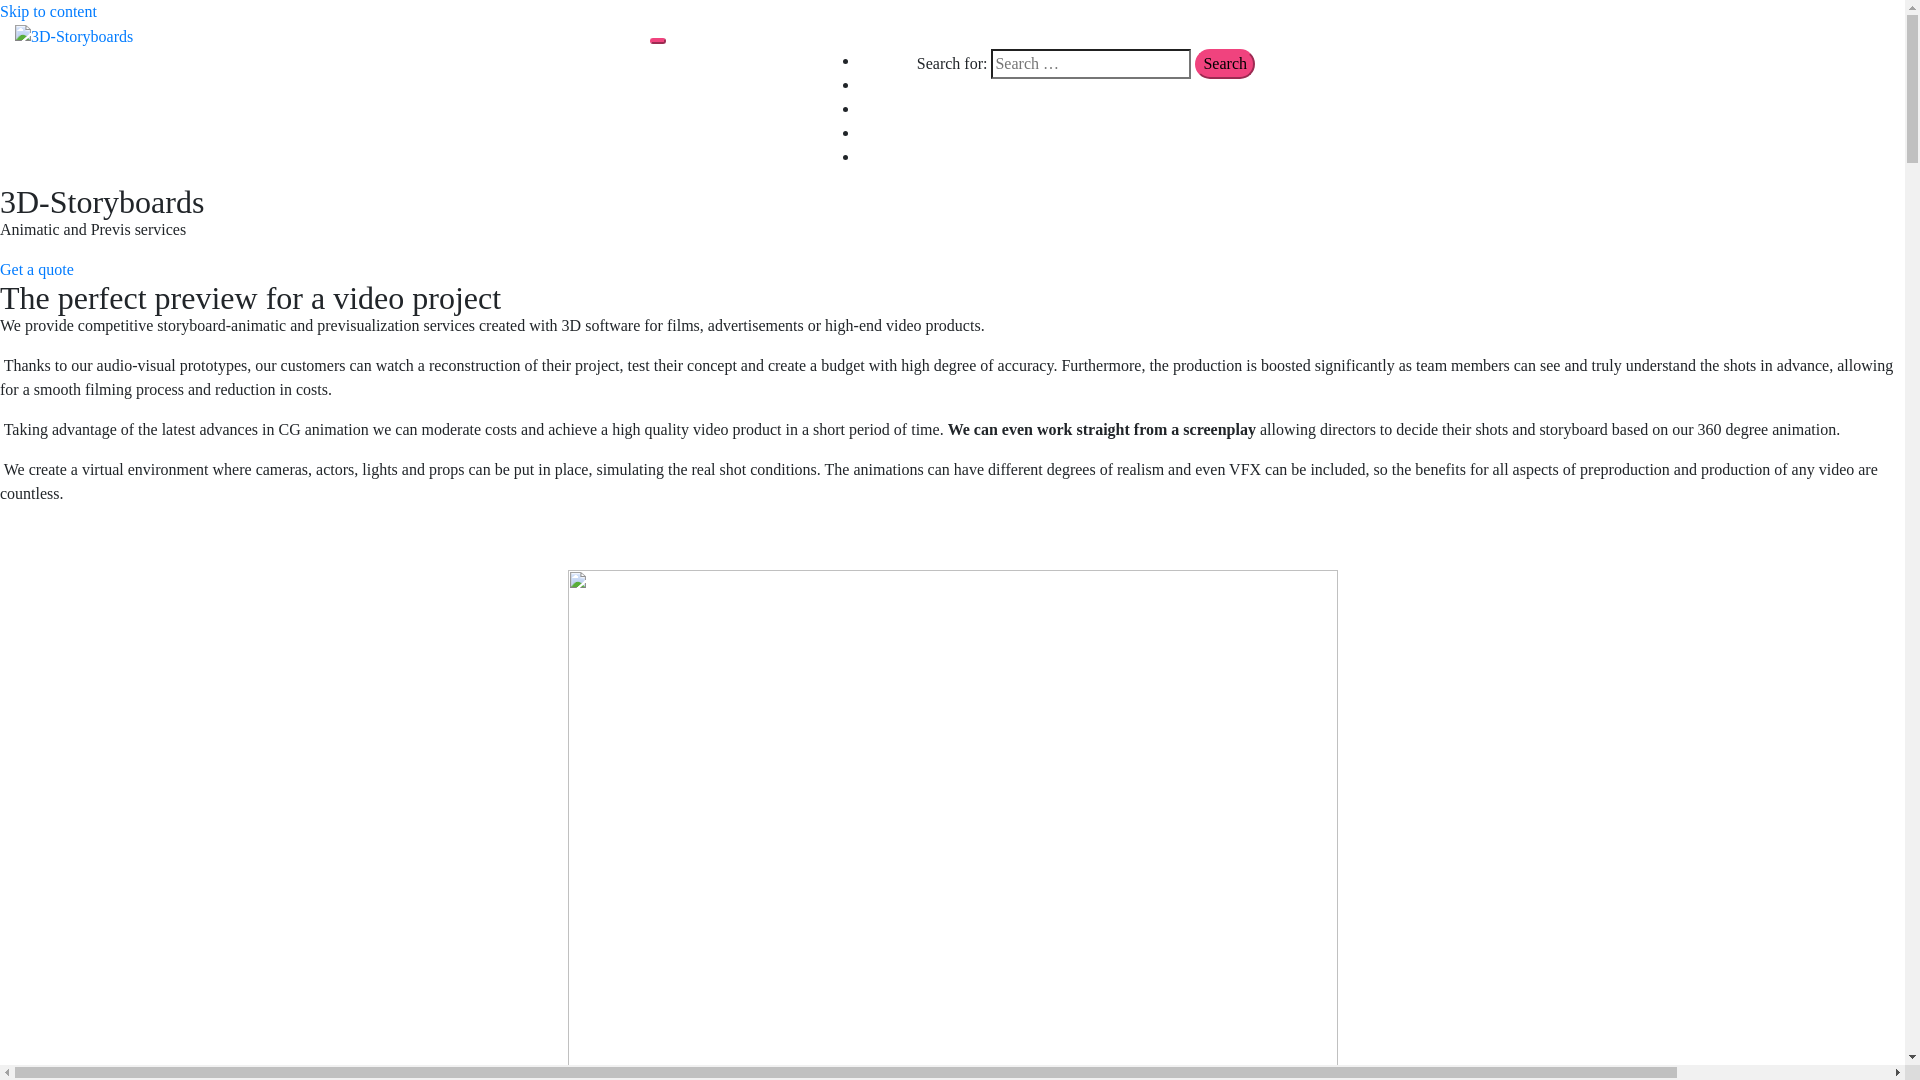 This screenshot has height=1080, width=1920. I want to click on 'About us', so click(887, 83).